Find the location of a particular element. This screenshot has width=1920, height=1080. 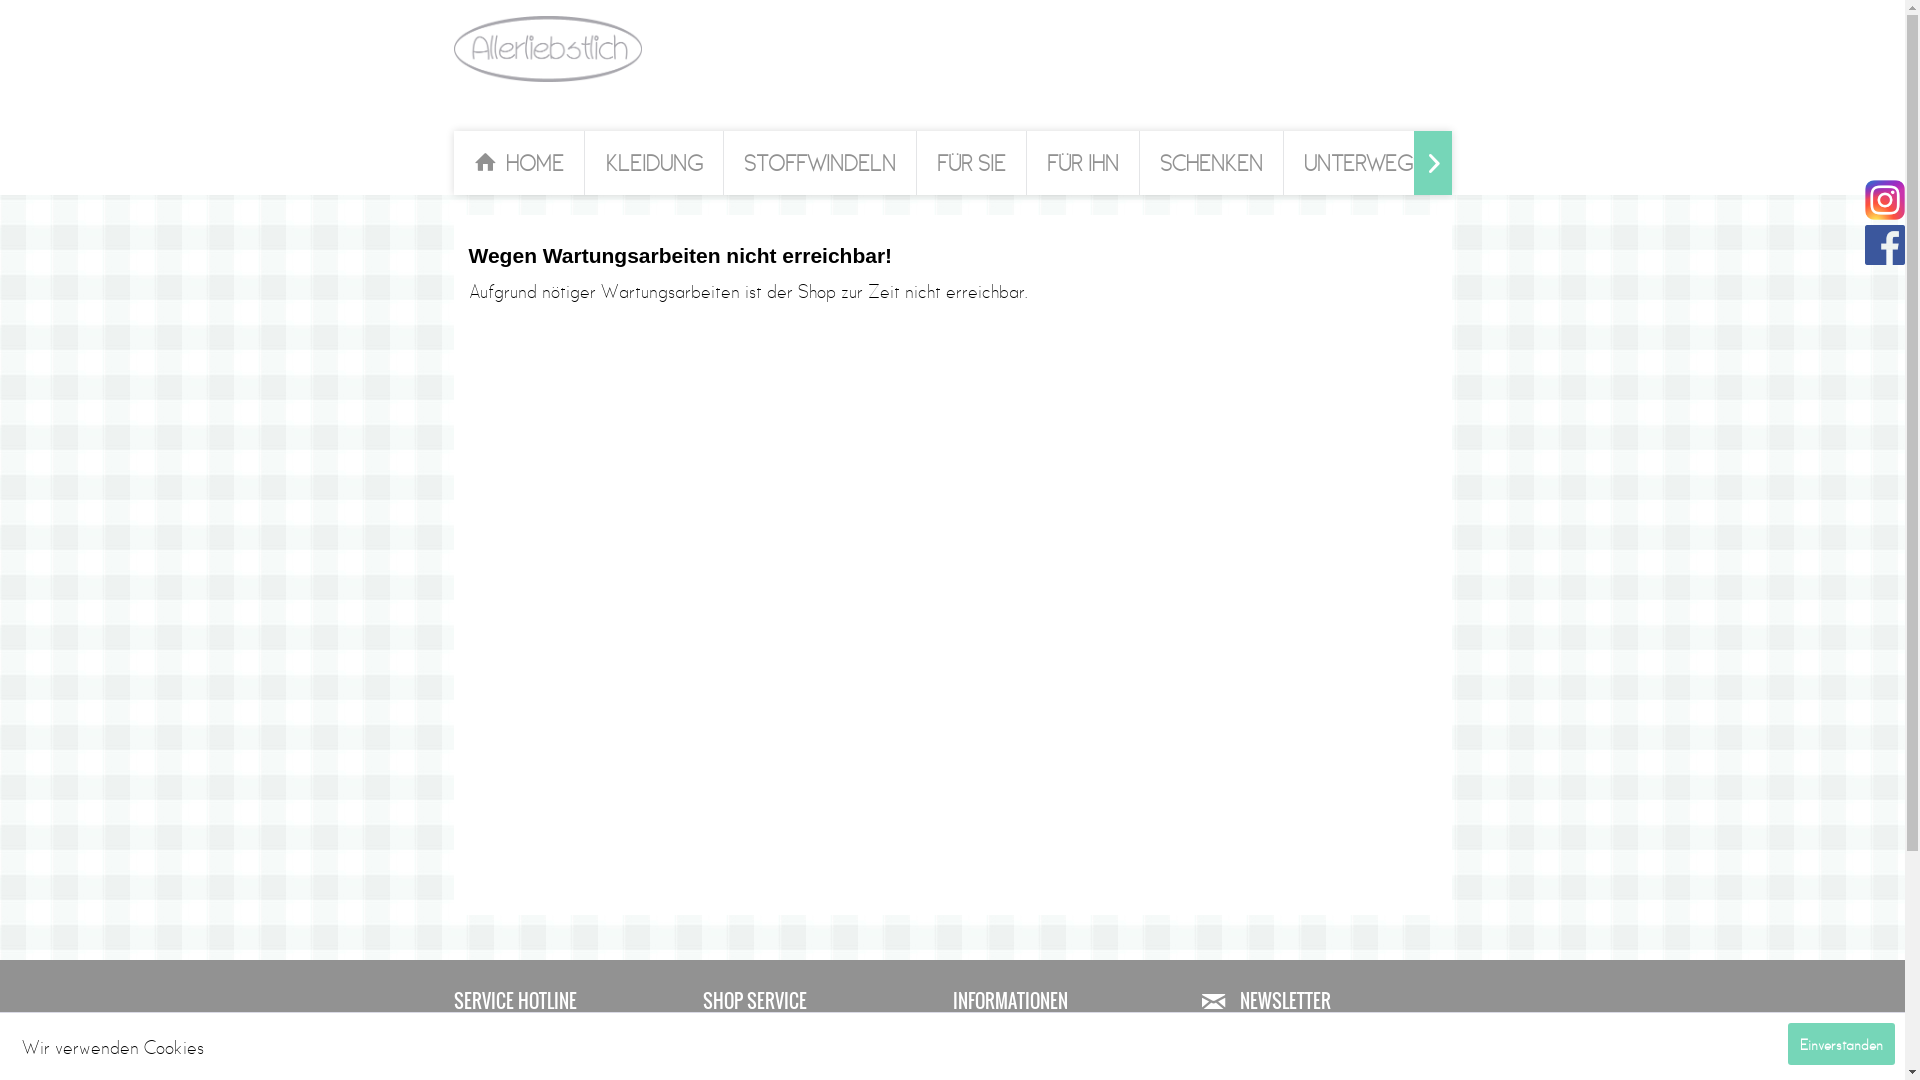

'KLEIDUNG' is located at coordinates (654, 161).